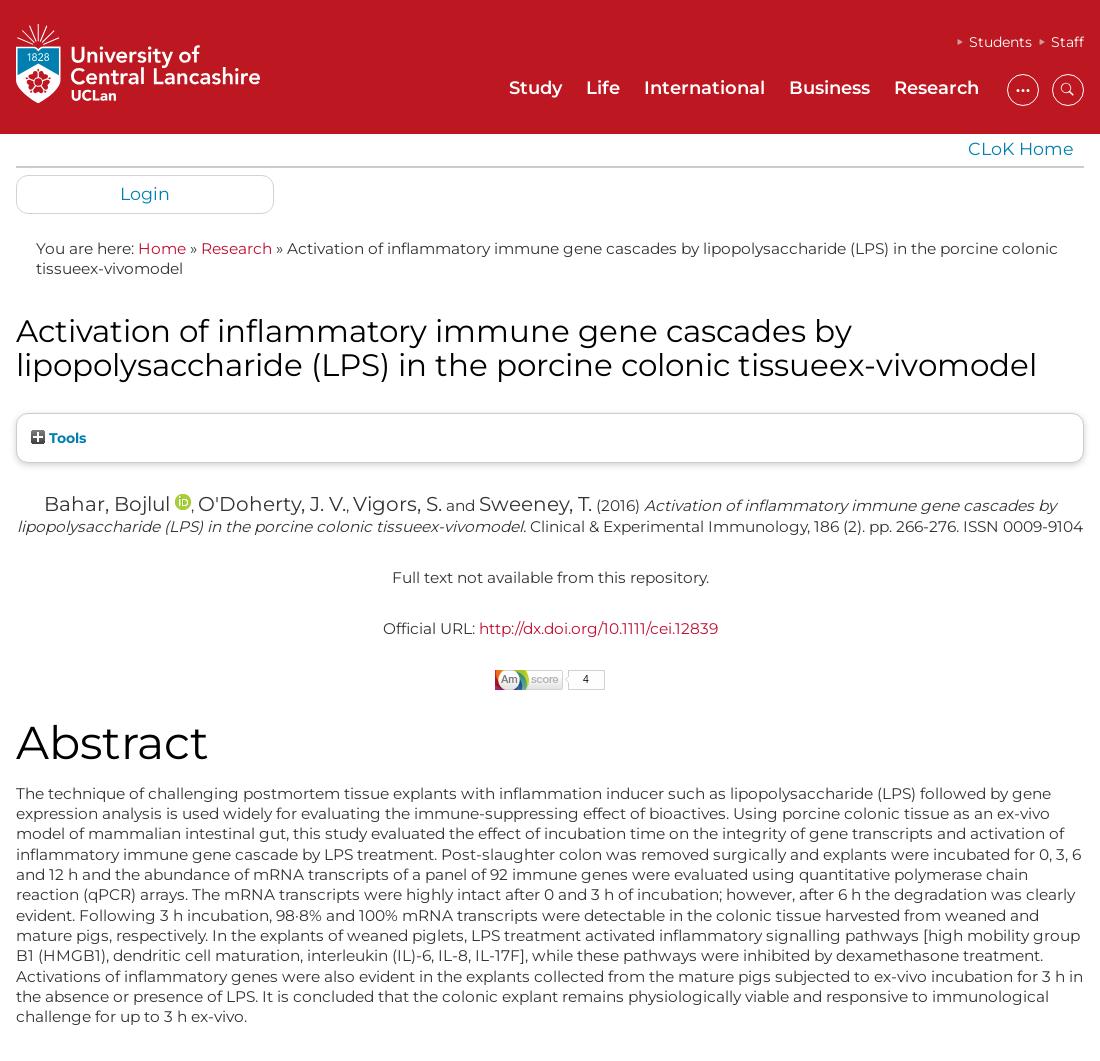 The width and height of the screenshot is (1100, 1061). What do you see at coordinates (87, 246) in the screenshot?
I see `'You are here:'` at bounding box center [87, 246].